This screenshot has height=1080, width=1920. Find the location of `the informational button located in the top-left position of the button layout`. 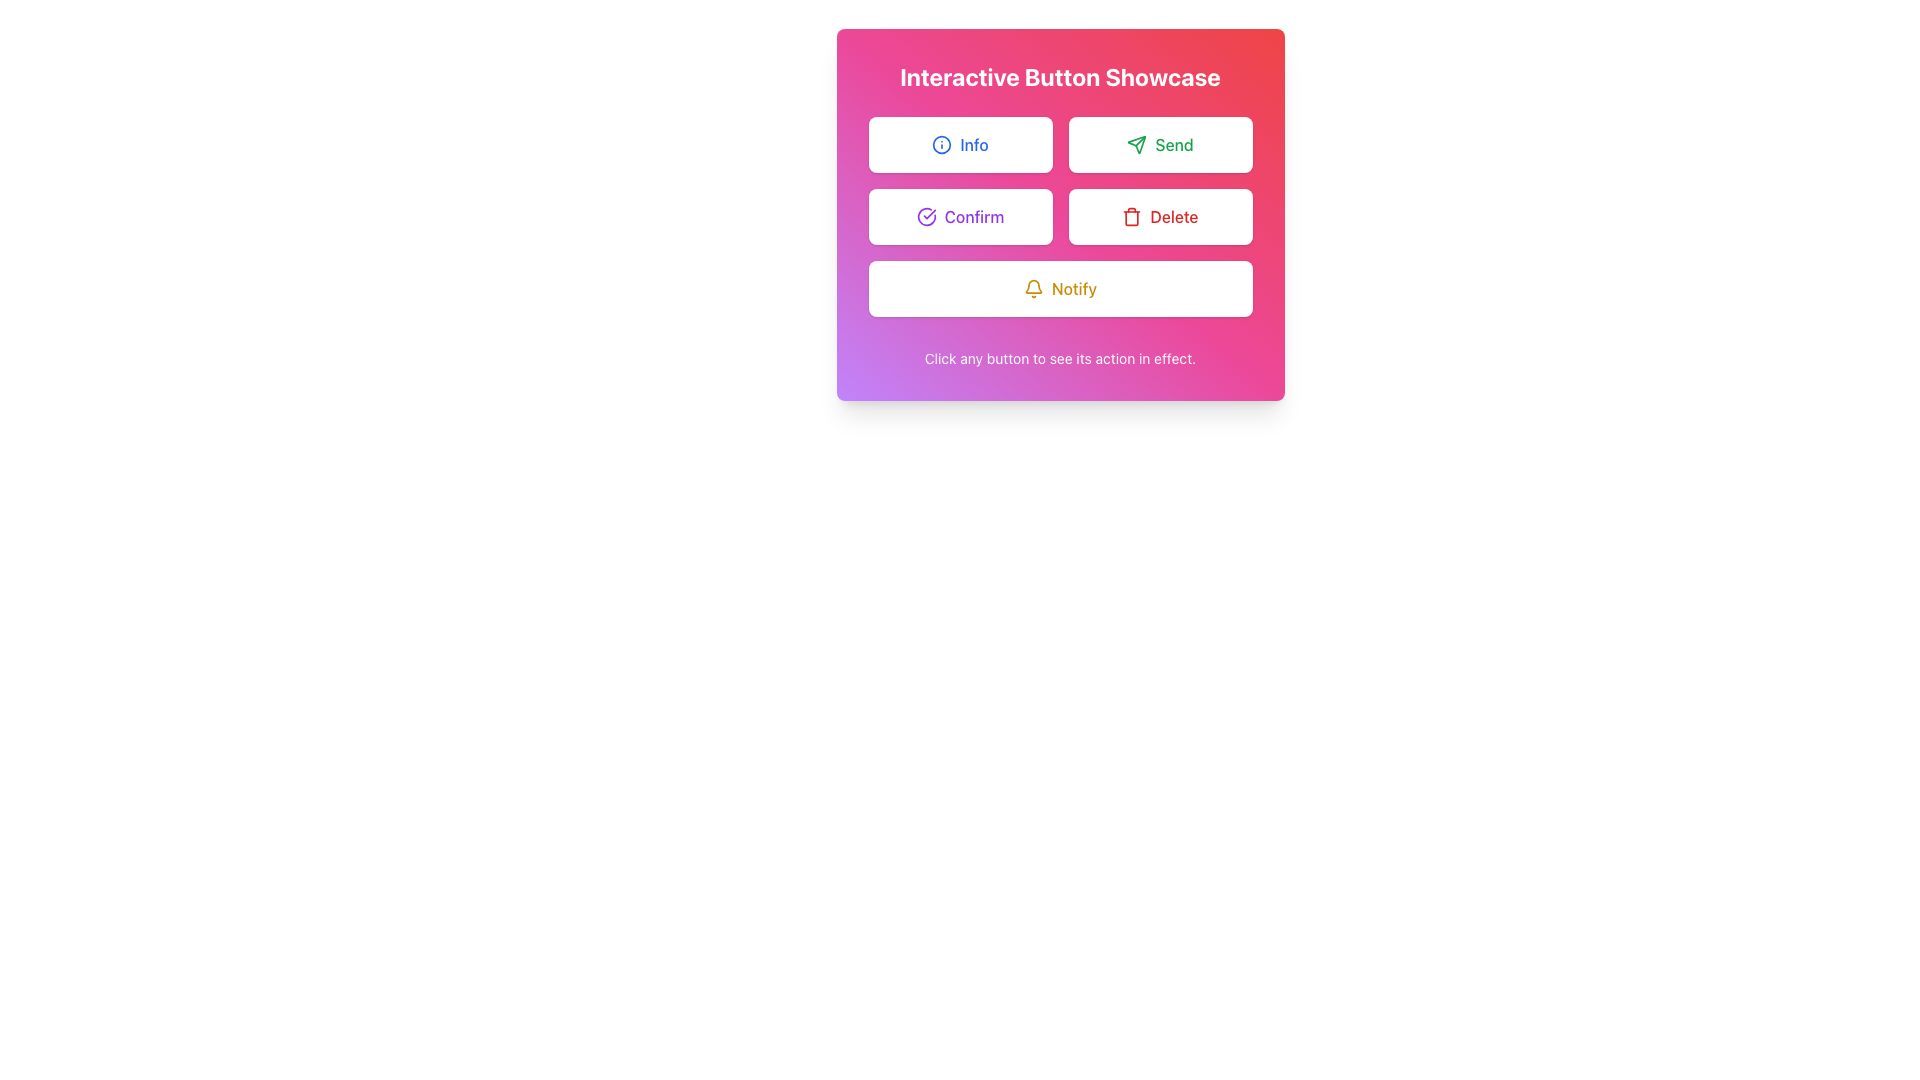

the informational button located in the top-left position of the button layout is located at coordinates (960, 144).